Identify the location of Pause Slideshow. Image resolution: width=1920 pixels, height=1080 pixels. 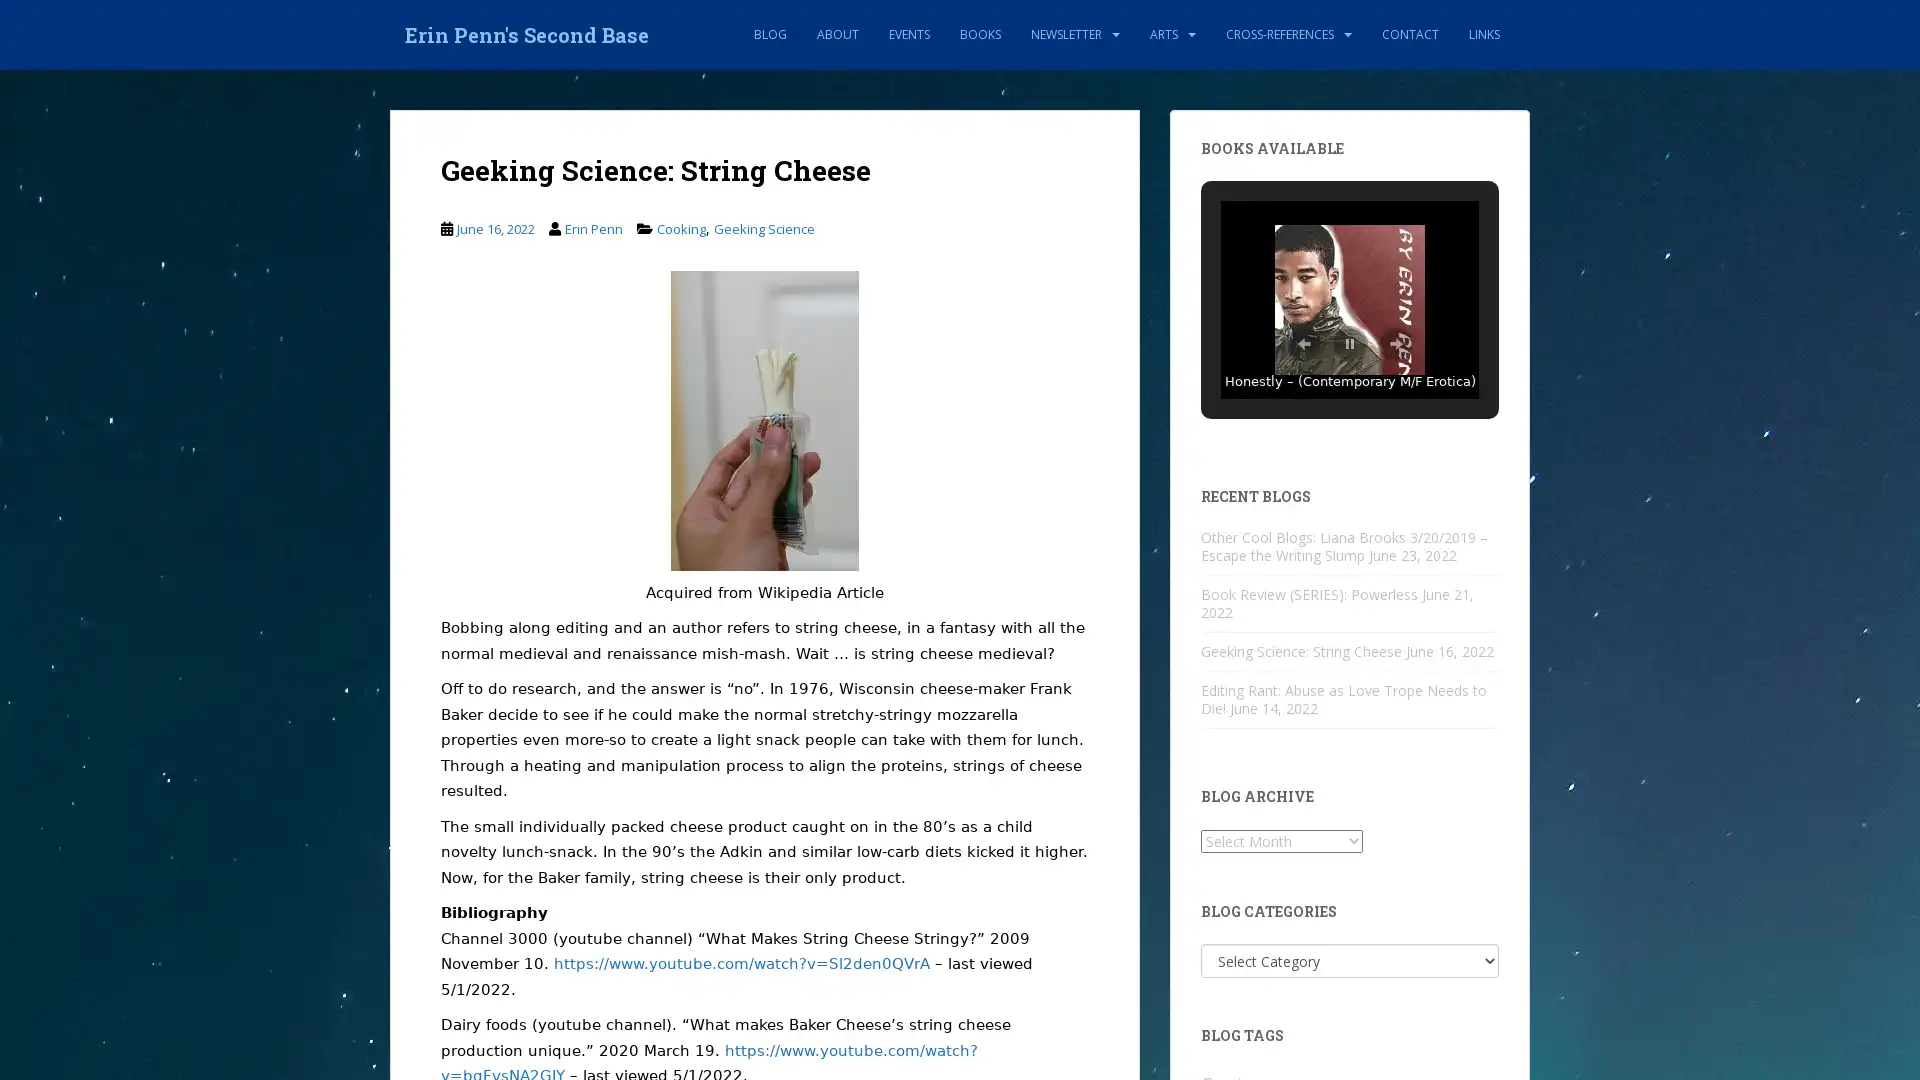
(1349, 342).